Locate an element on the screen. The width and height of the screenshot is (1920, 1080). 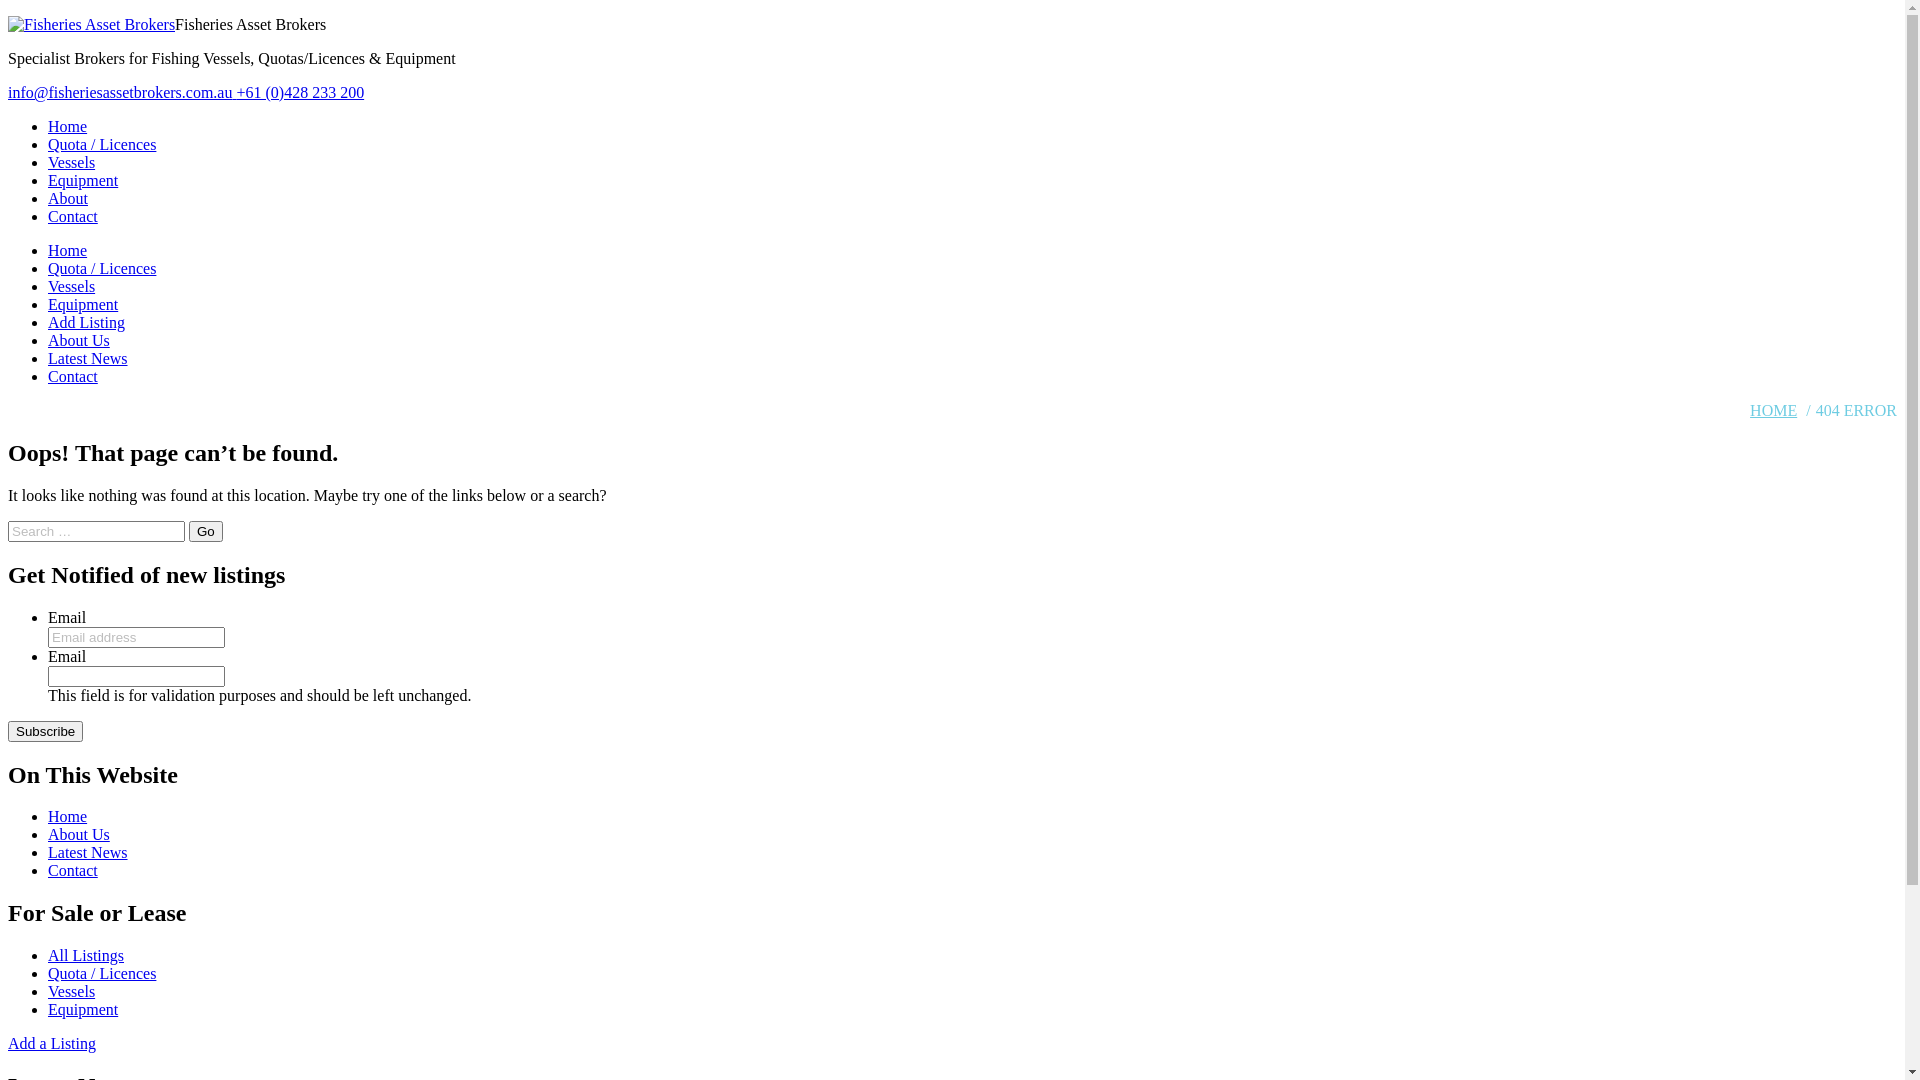
'Add a Listing' is located at coordinates (52, 1042).